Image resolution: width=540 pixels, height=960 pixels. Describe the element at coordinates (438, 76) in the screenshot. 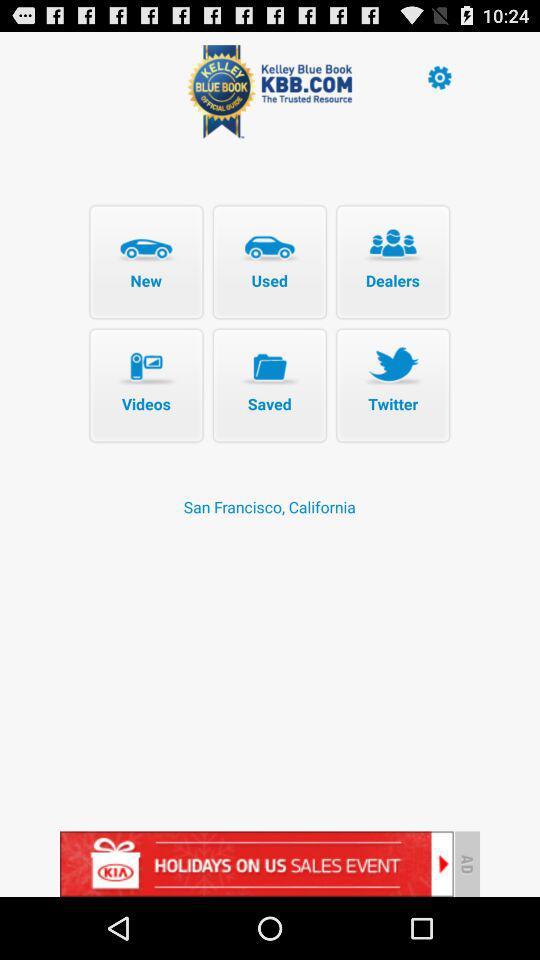

I see `settings` at that location.